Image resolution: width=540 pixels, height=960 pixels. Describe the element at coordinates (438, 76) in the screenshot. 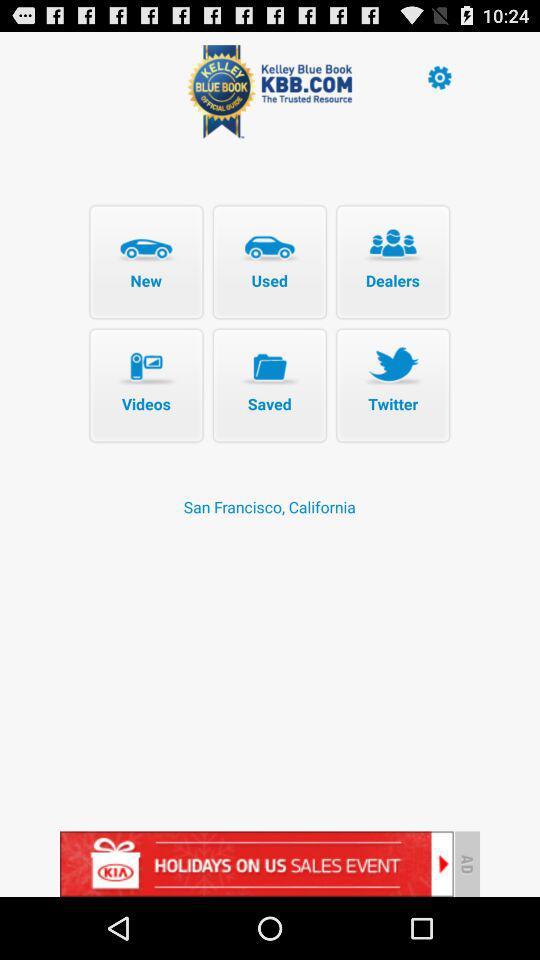

I see `settings` at that location.